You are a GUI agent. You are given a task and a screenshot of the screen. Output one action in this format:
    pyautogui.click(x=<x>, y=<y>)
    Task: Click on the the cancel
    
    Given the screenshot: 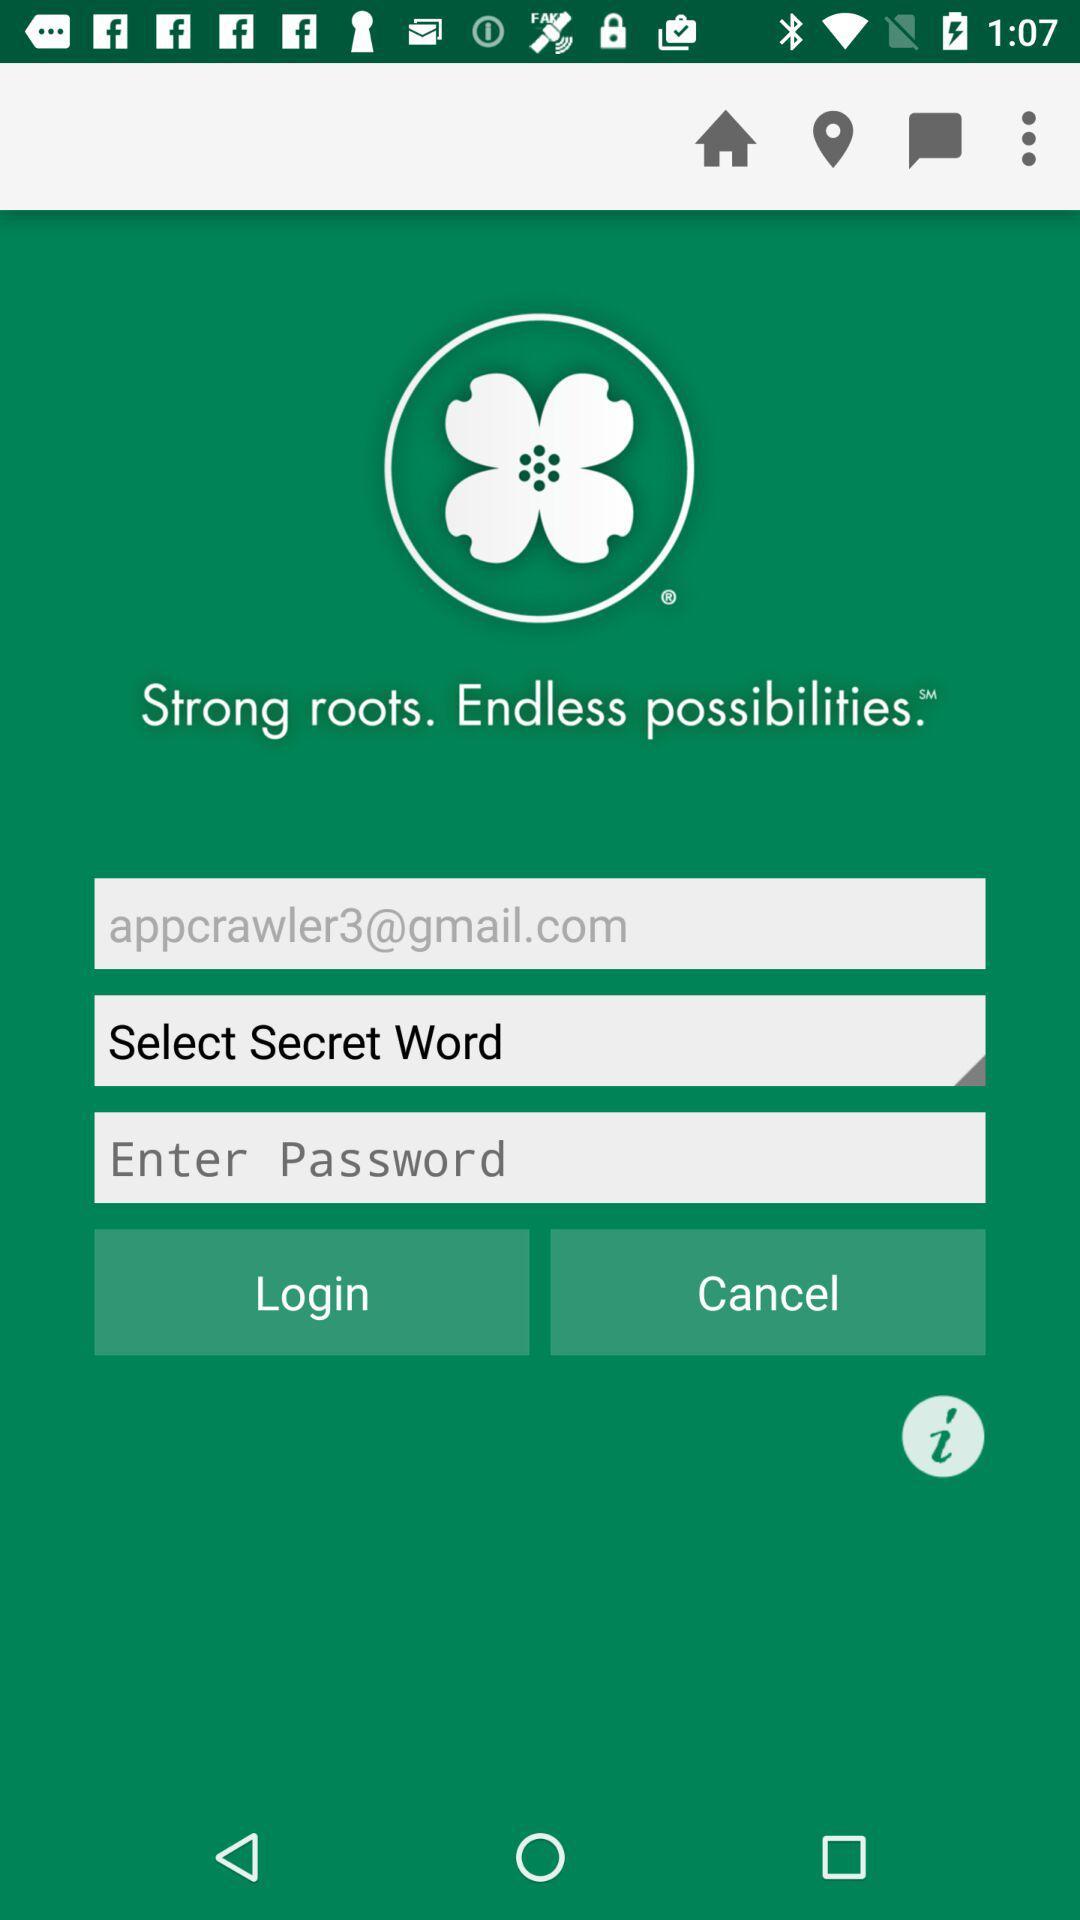 What is the action you would take?
    pyautogui.click(x=766, y=1292)
    